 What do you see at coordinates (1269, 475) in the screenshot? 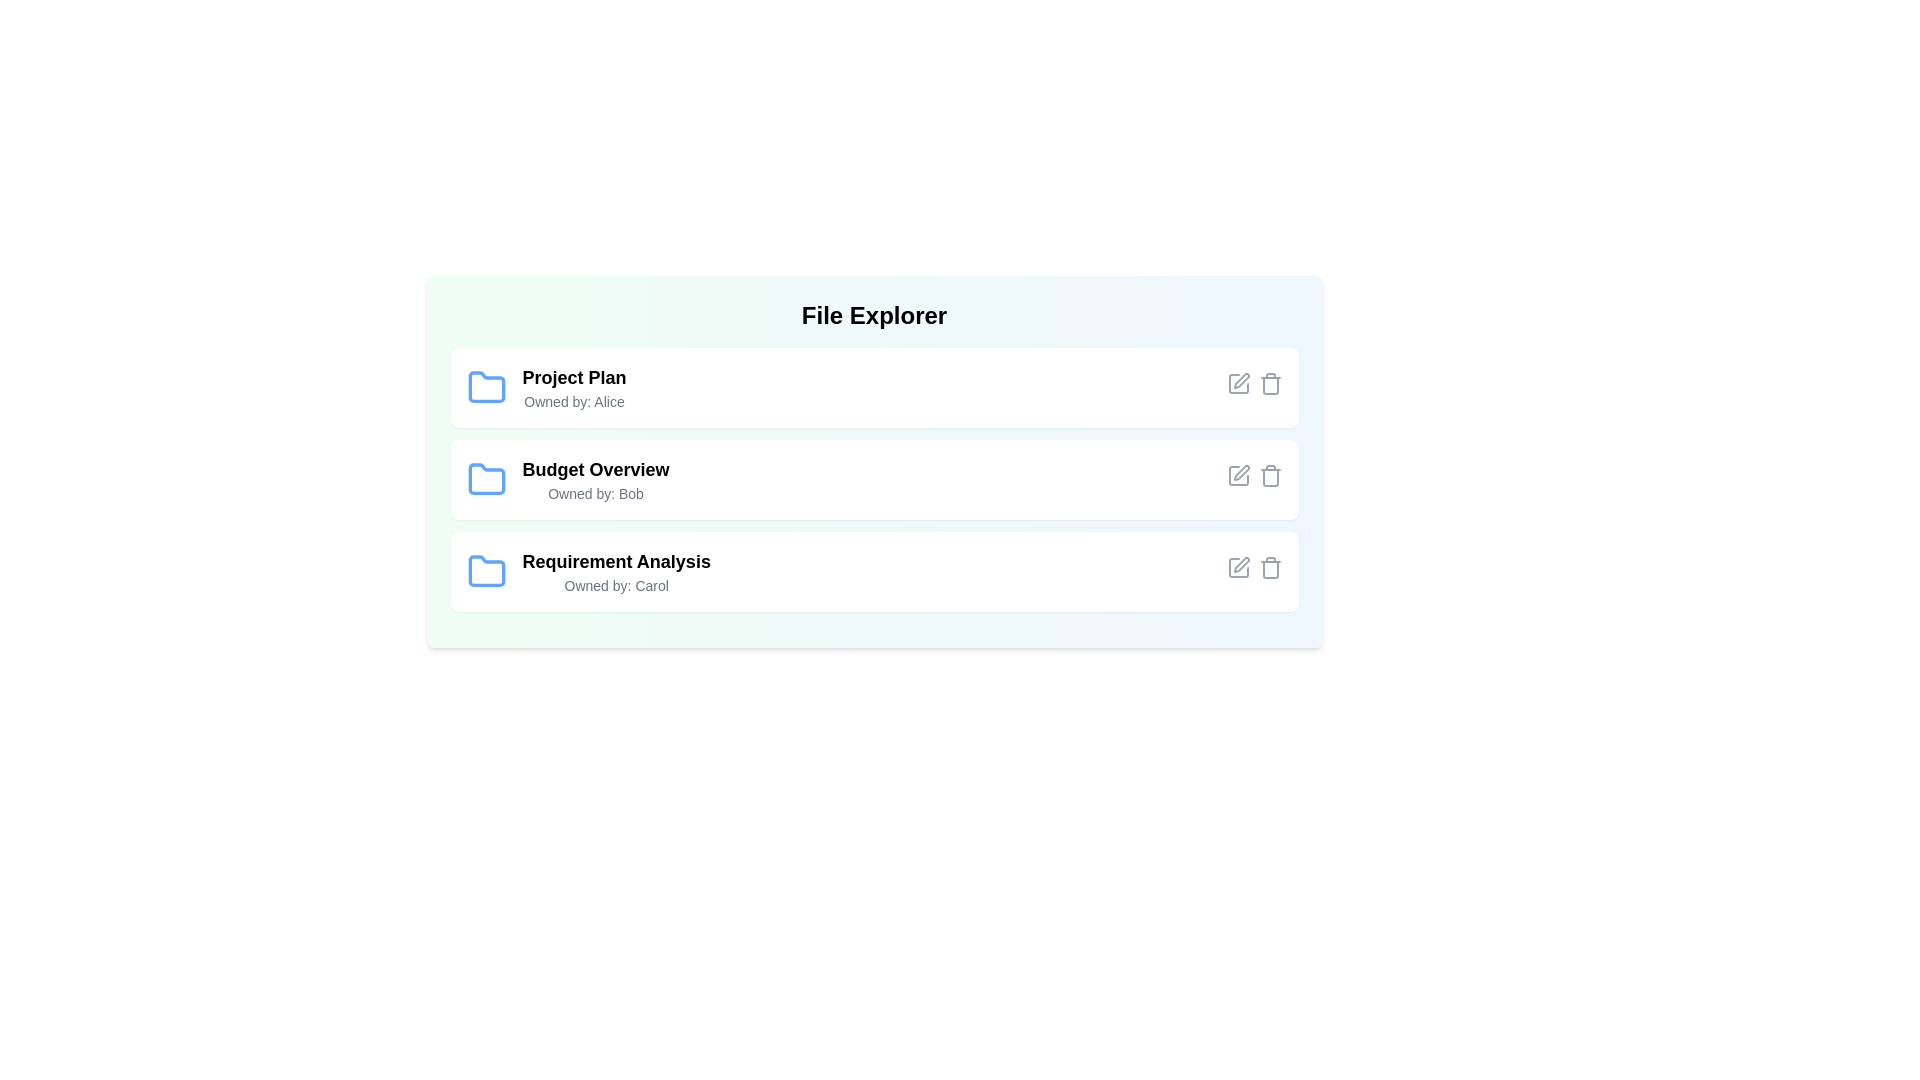
I see `the delete icon for the file named Budget Overview` at bounding box center [1269, 475].